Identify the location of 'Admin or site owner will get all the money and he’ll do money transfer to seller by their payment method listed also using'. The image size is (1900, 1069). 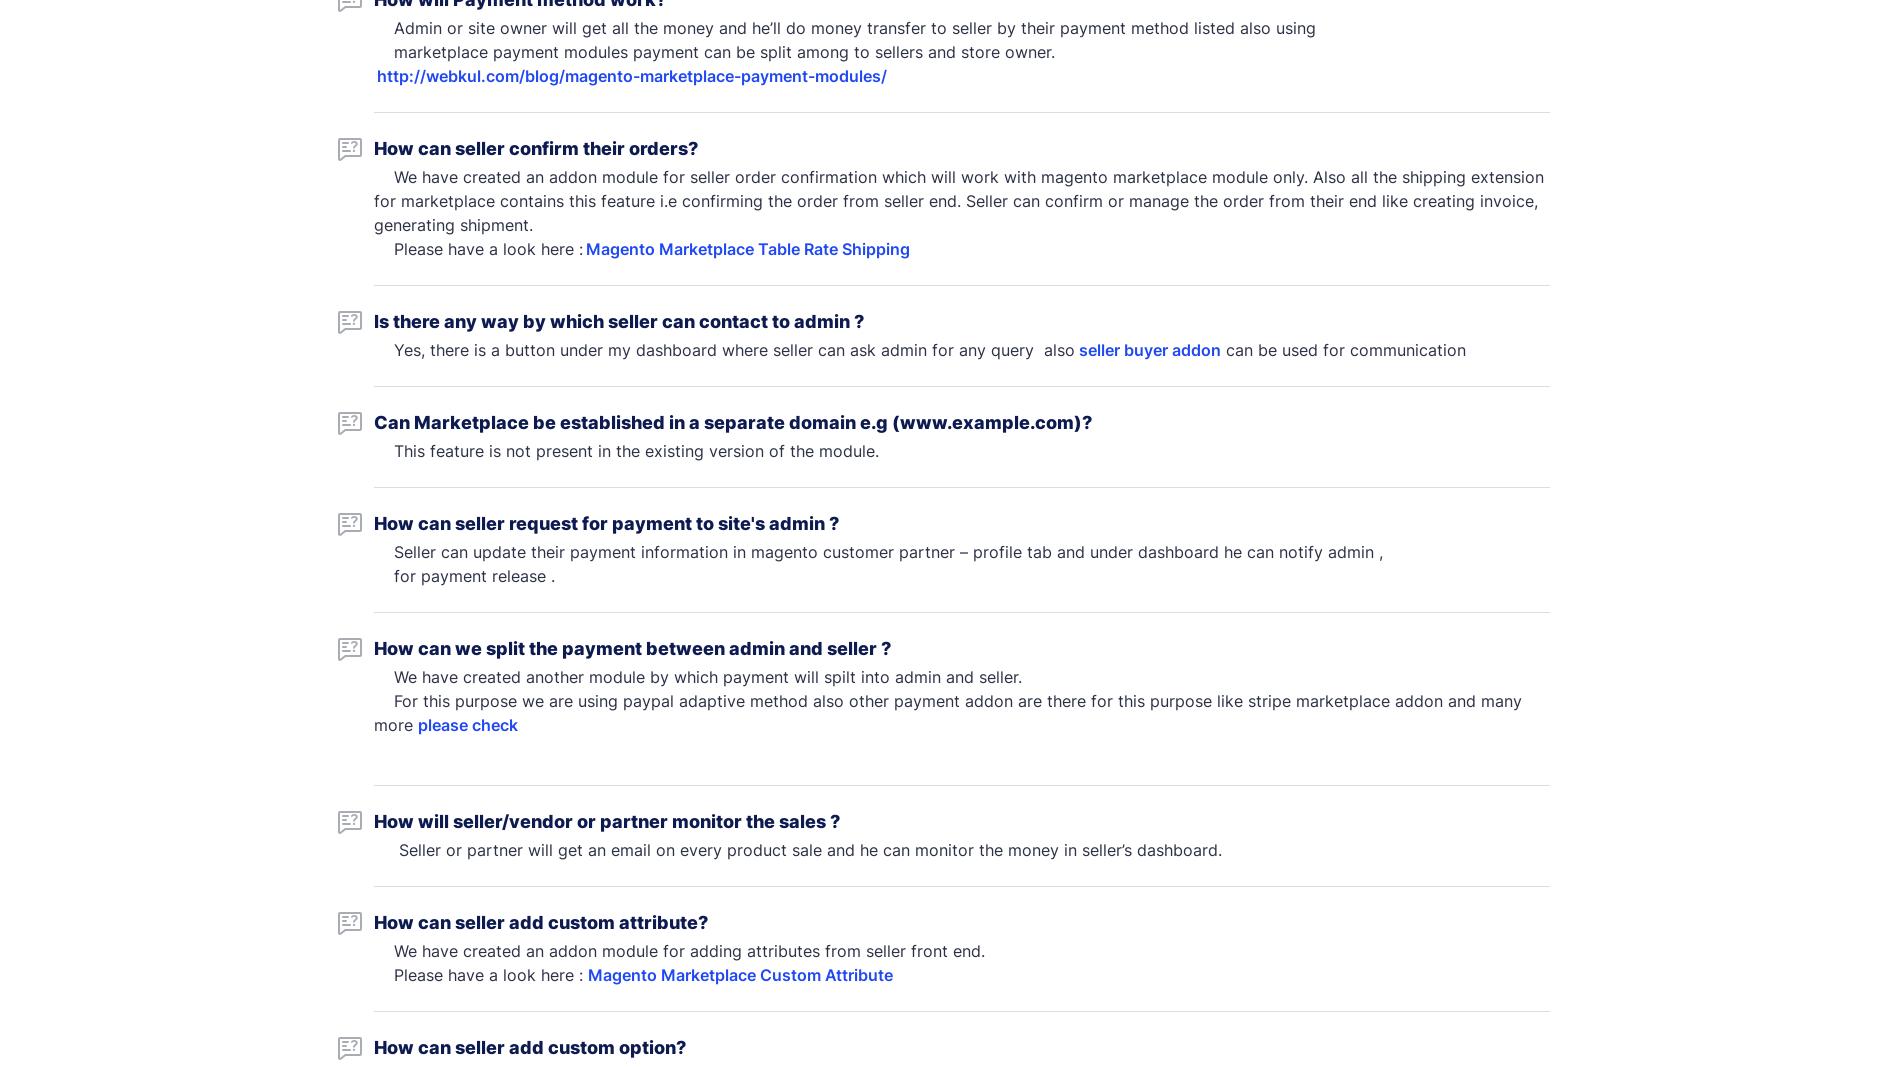
(372, 27).